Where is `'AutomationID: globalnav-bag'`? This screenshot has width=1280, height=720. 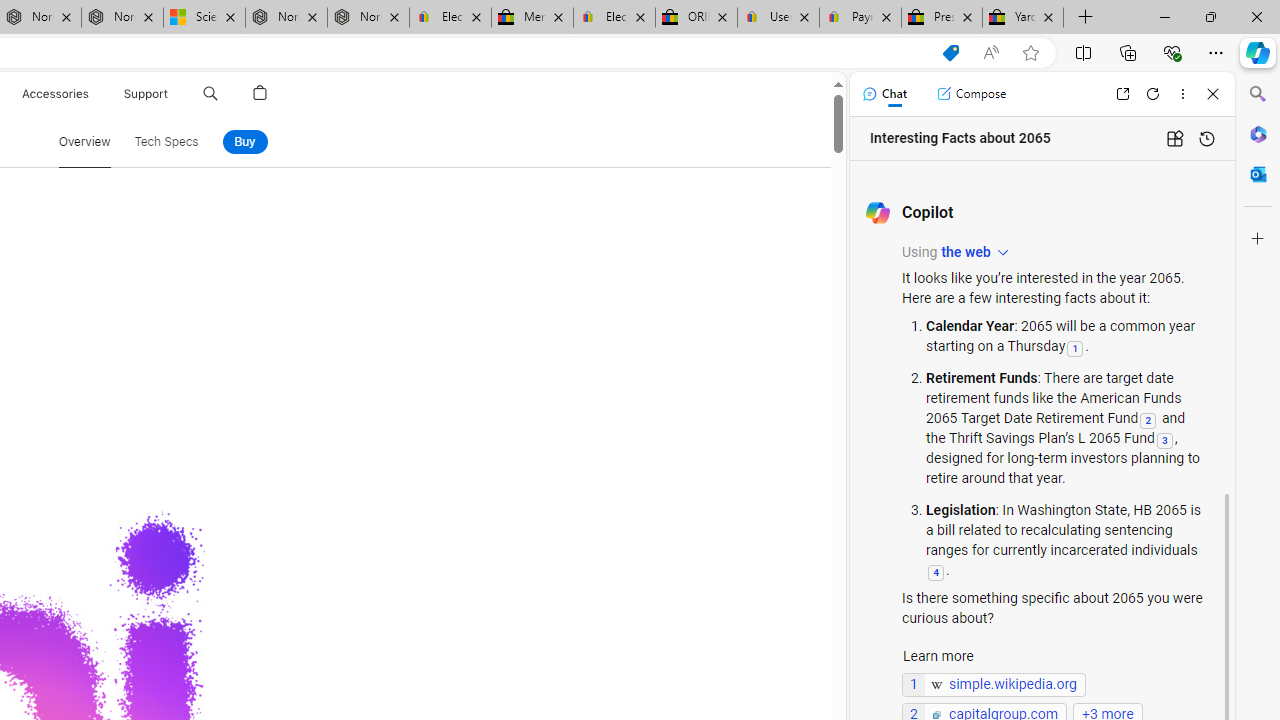 'AutomationID: globalnav-bag' is located at coordinates (259, 93).